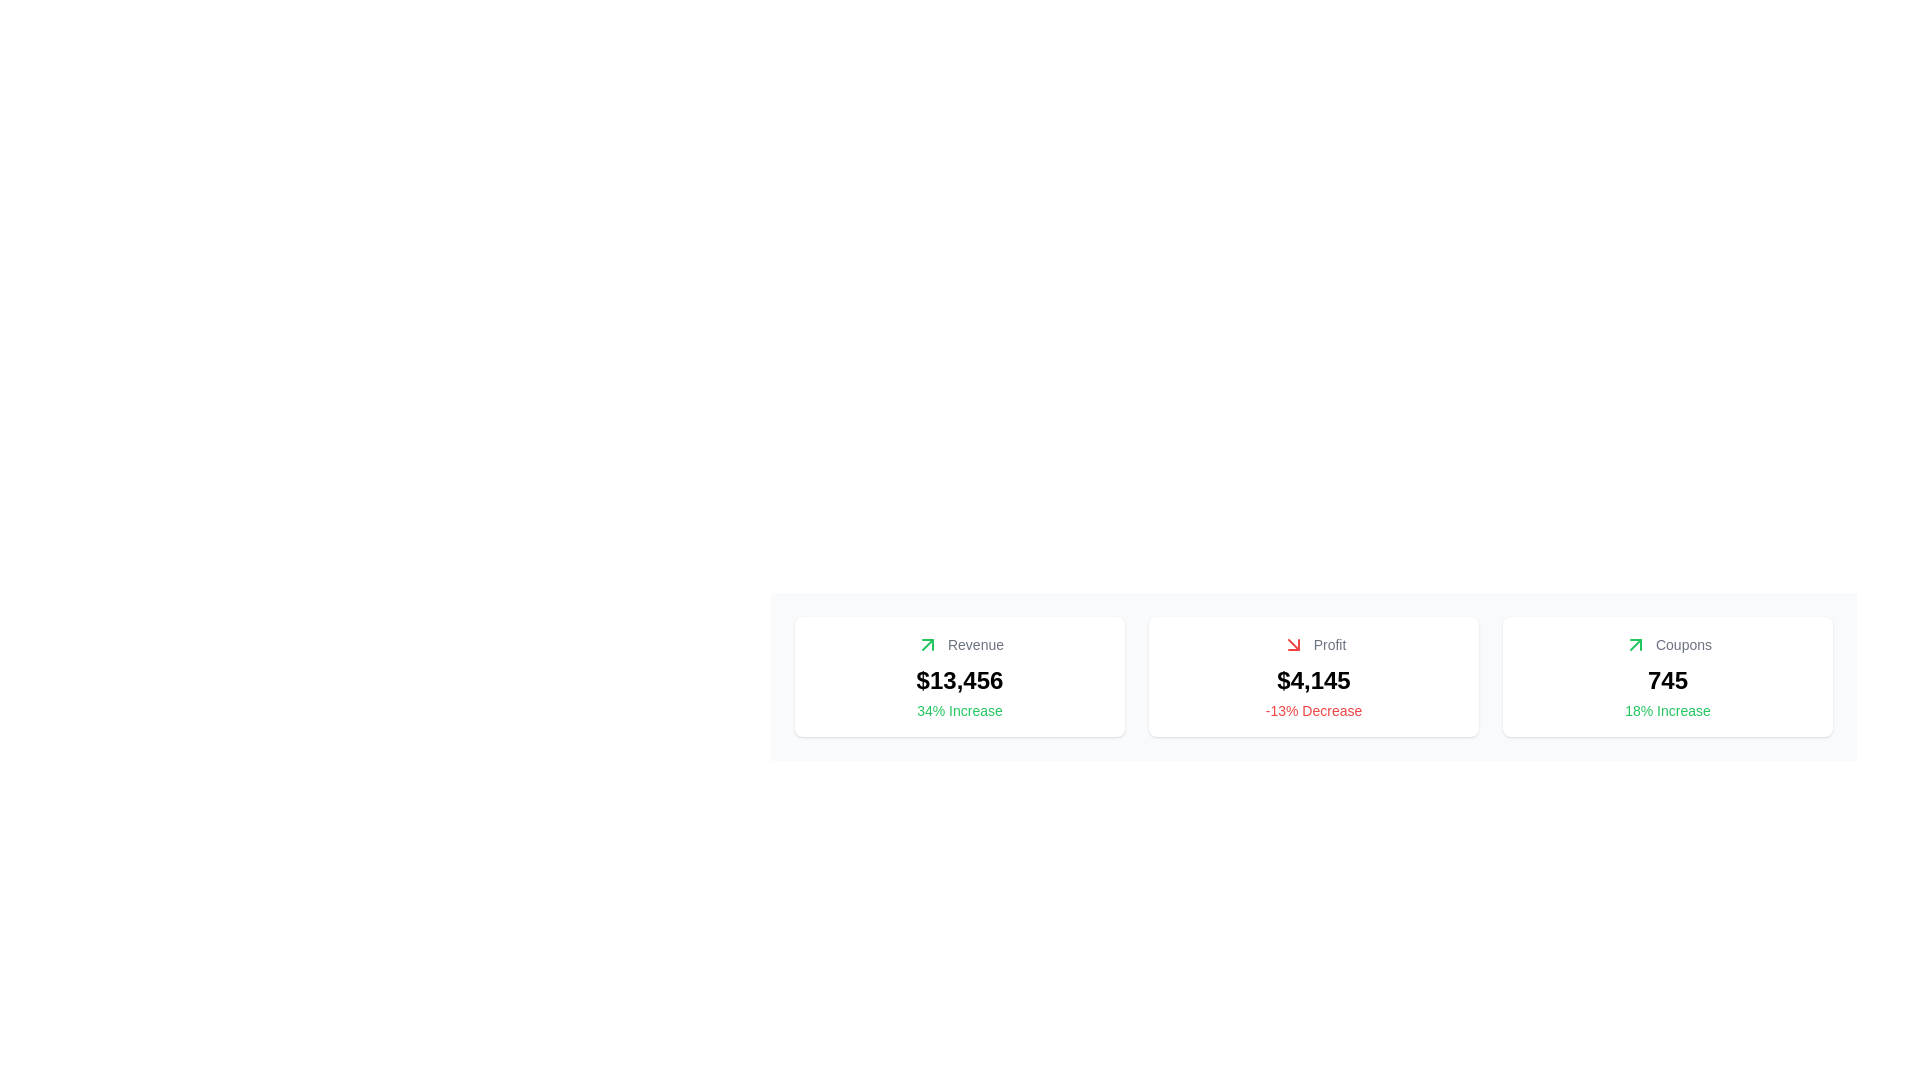 This screenshot has width=1920, height=1080. I want to click on the 'Profit' label located in the second card from the left, which is accompanied by a red downward arrow icon, so click(1329, 644).